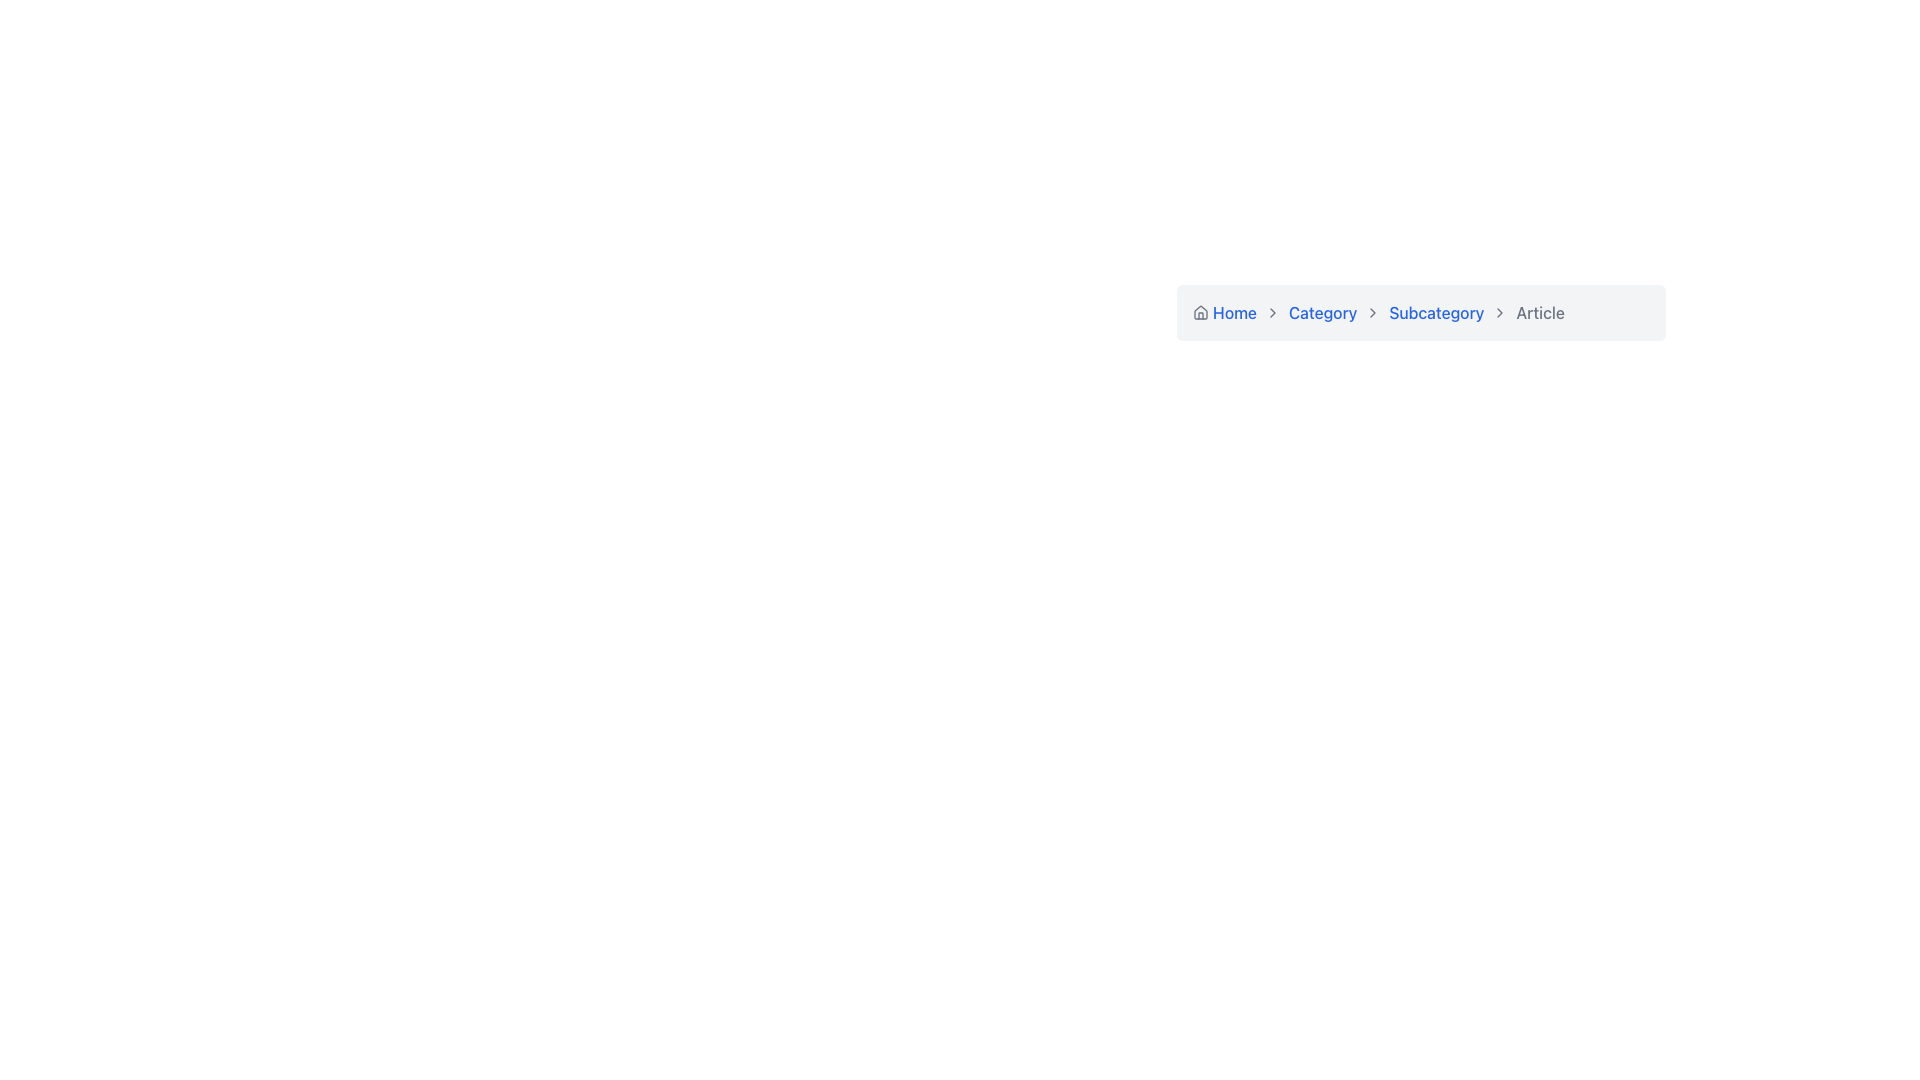 This screenshot has height=1080, width=1920. I want to click on the Home icon in the breadcrumb navigation bar, which is the leftmost element preceding the text 'Home', so click(1200, 312).